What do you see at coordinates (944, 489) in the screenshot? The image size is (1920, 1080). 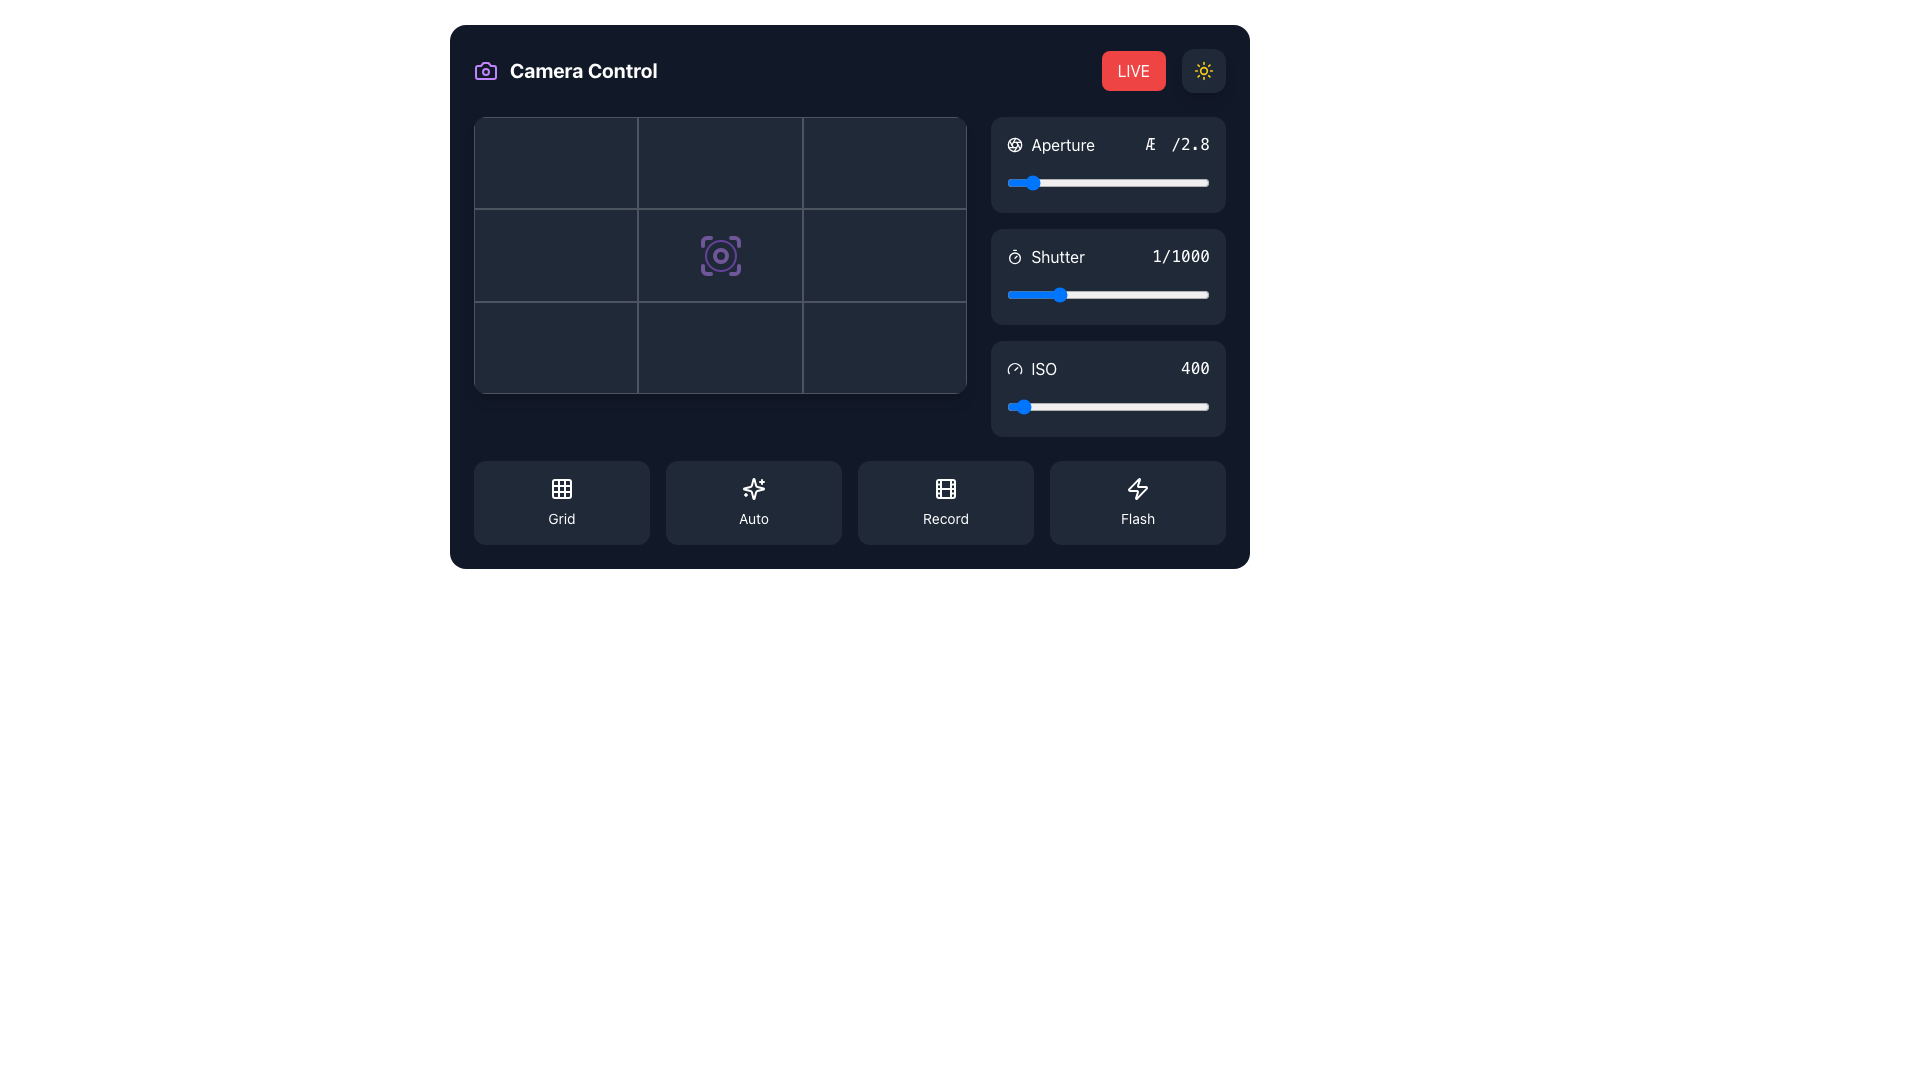 I see `the central rectangular component of the film reel icon, which is a decorative graphical icon representing an aperture or film component` at bounding box center [944, 489].